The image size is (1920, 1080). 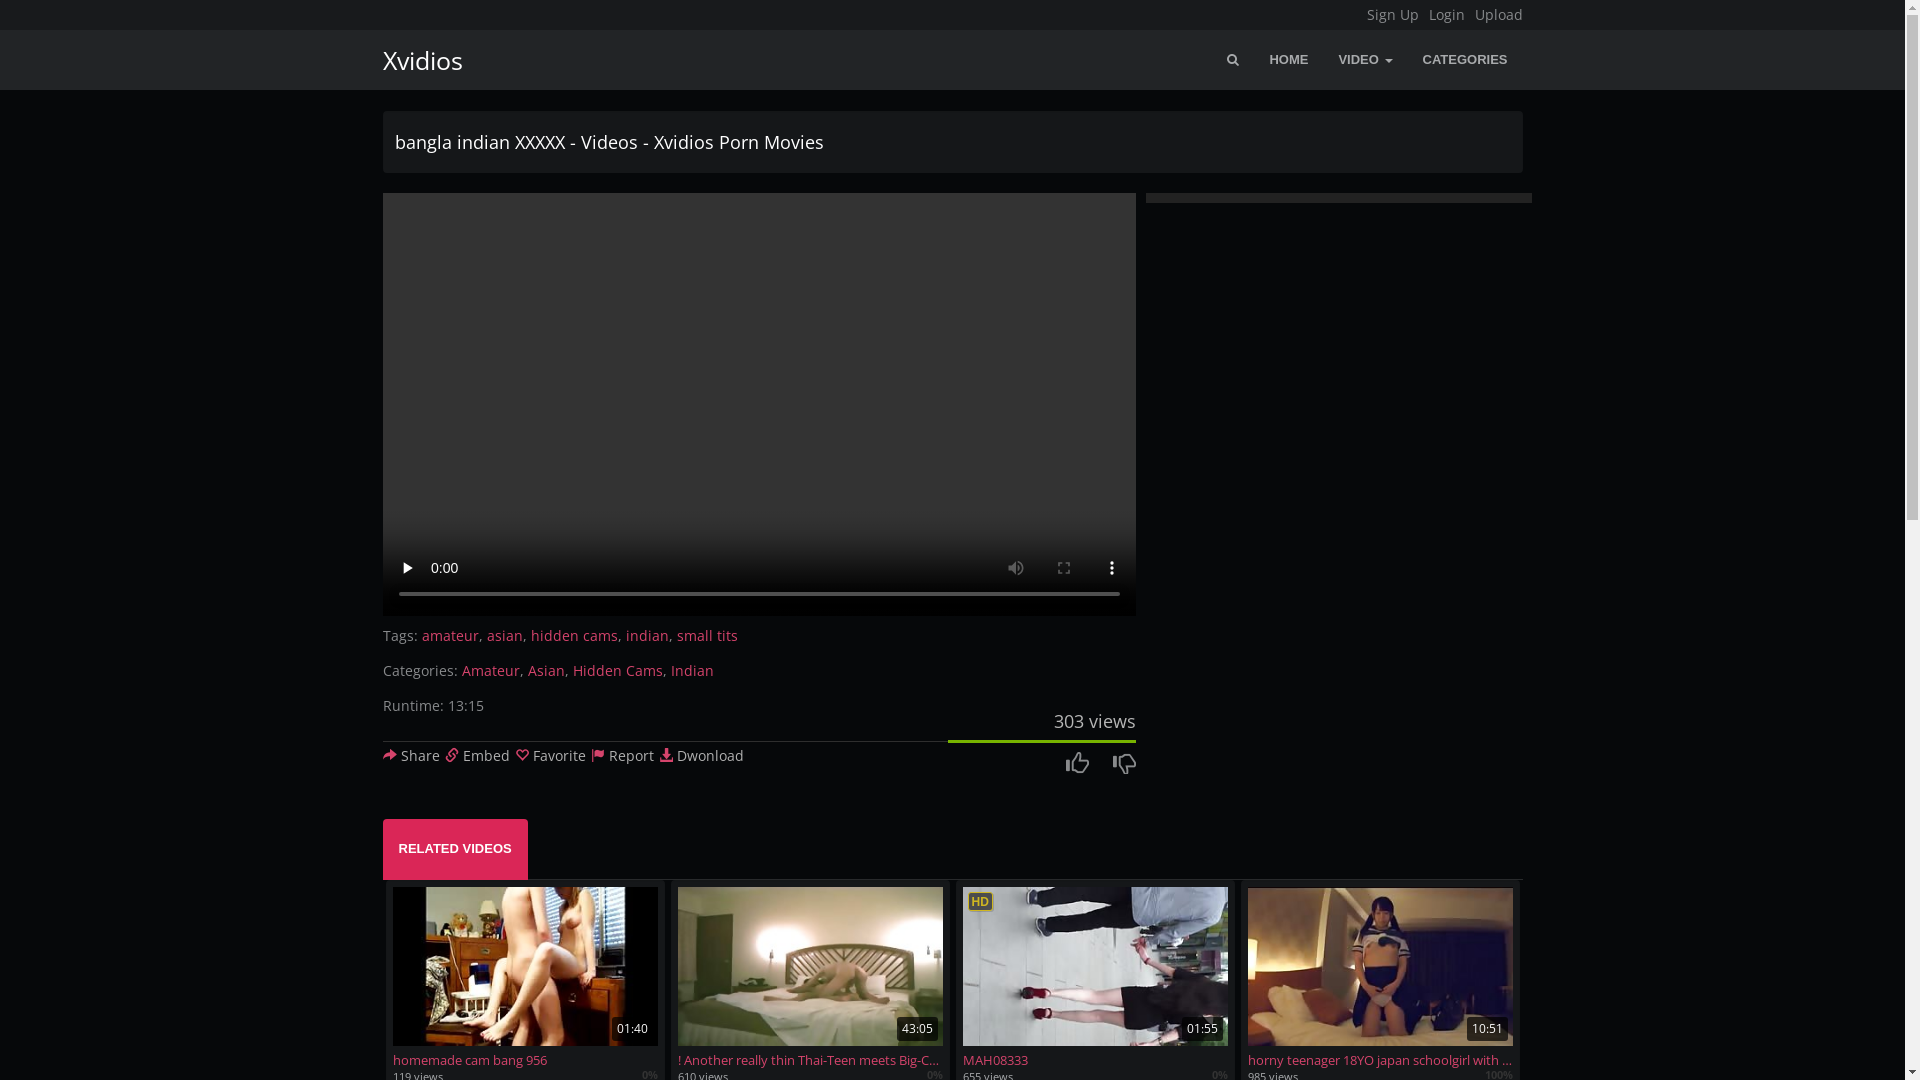 I want to click on 'RELATED VIDEOS', so click(x=382, y=849).